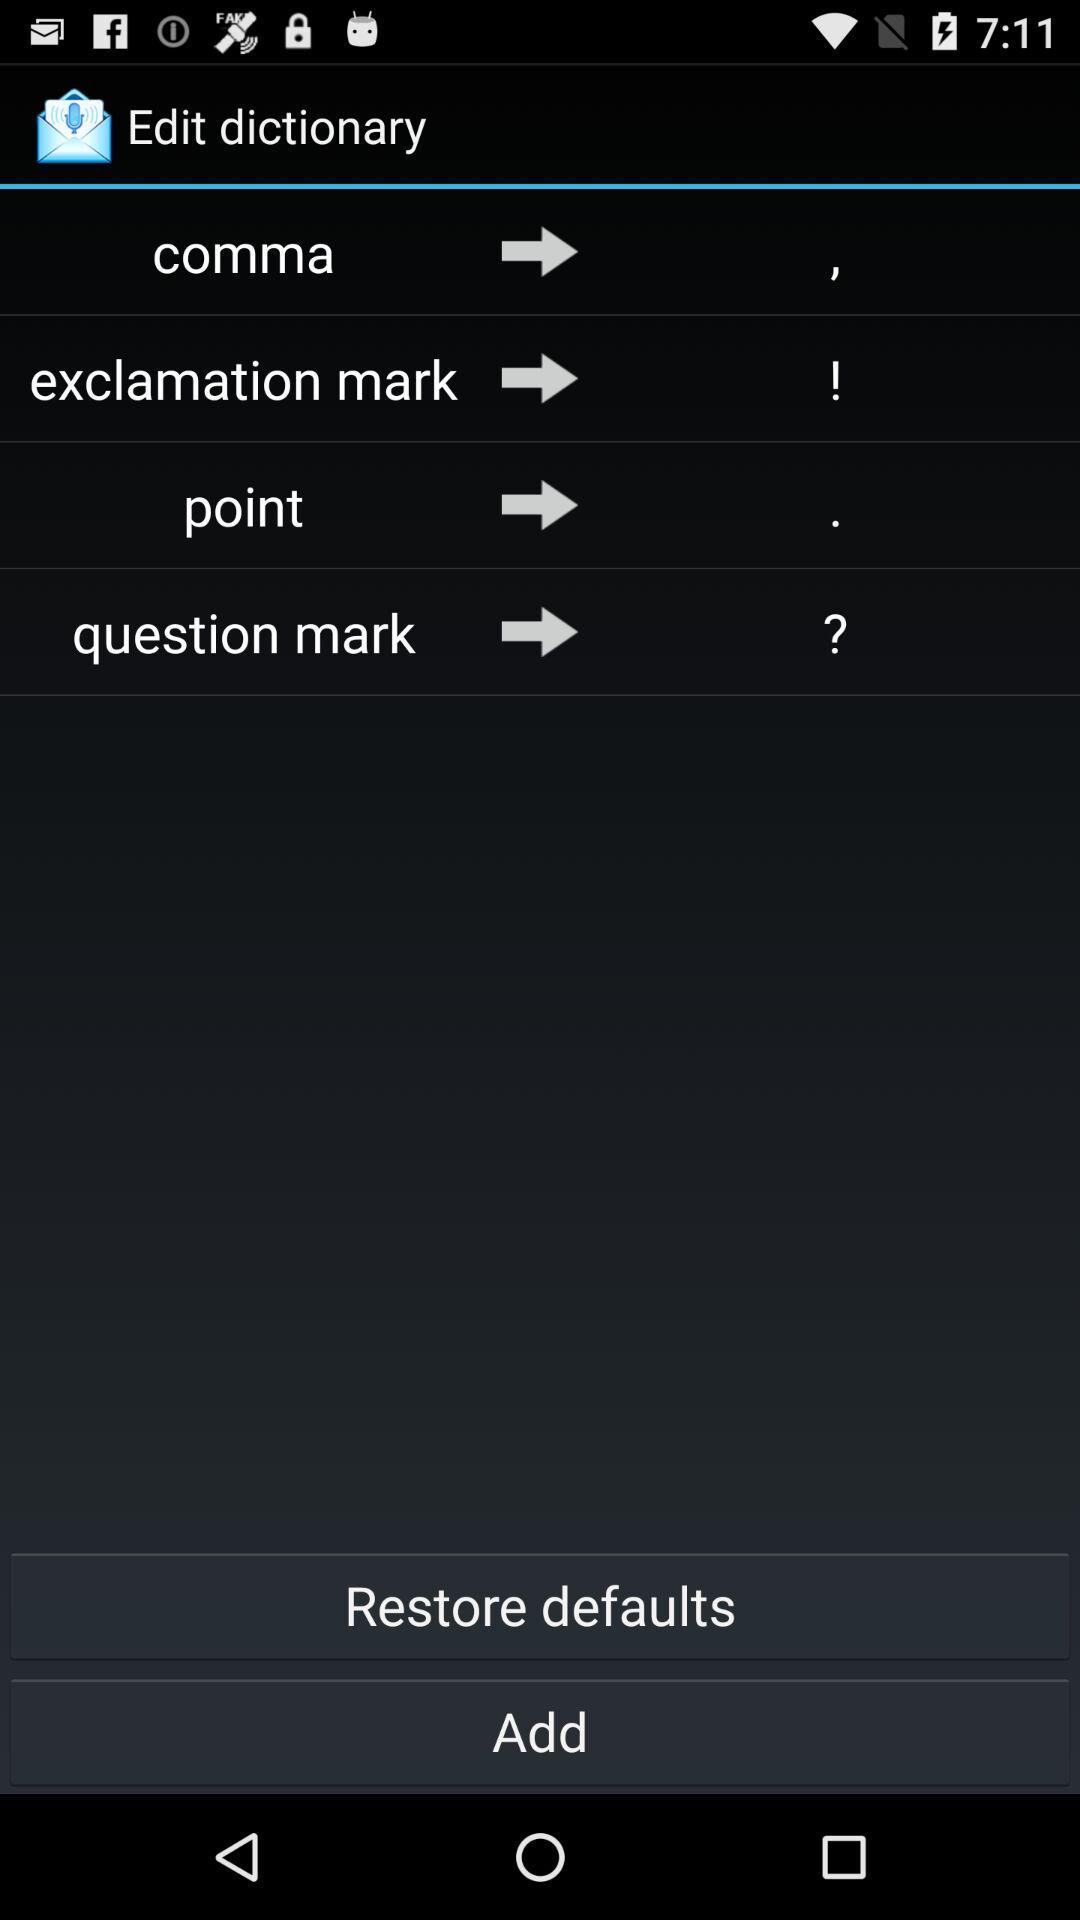 This screenshot has height=1920, width=1080. Describe the element at coordinates (540, 378) in the screenshot. I see `the icon next to ! app` at that location.